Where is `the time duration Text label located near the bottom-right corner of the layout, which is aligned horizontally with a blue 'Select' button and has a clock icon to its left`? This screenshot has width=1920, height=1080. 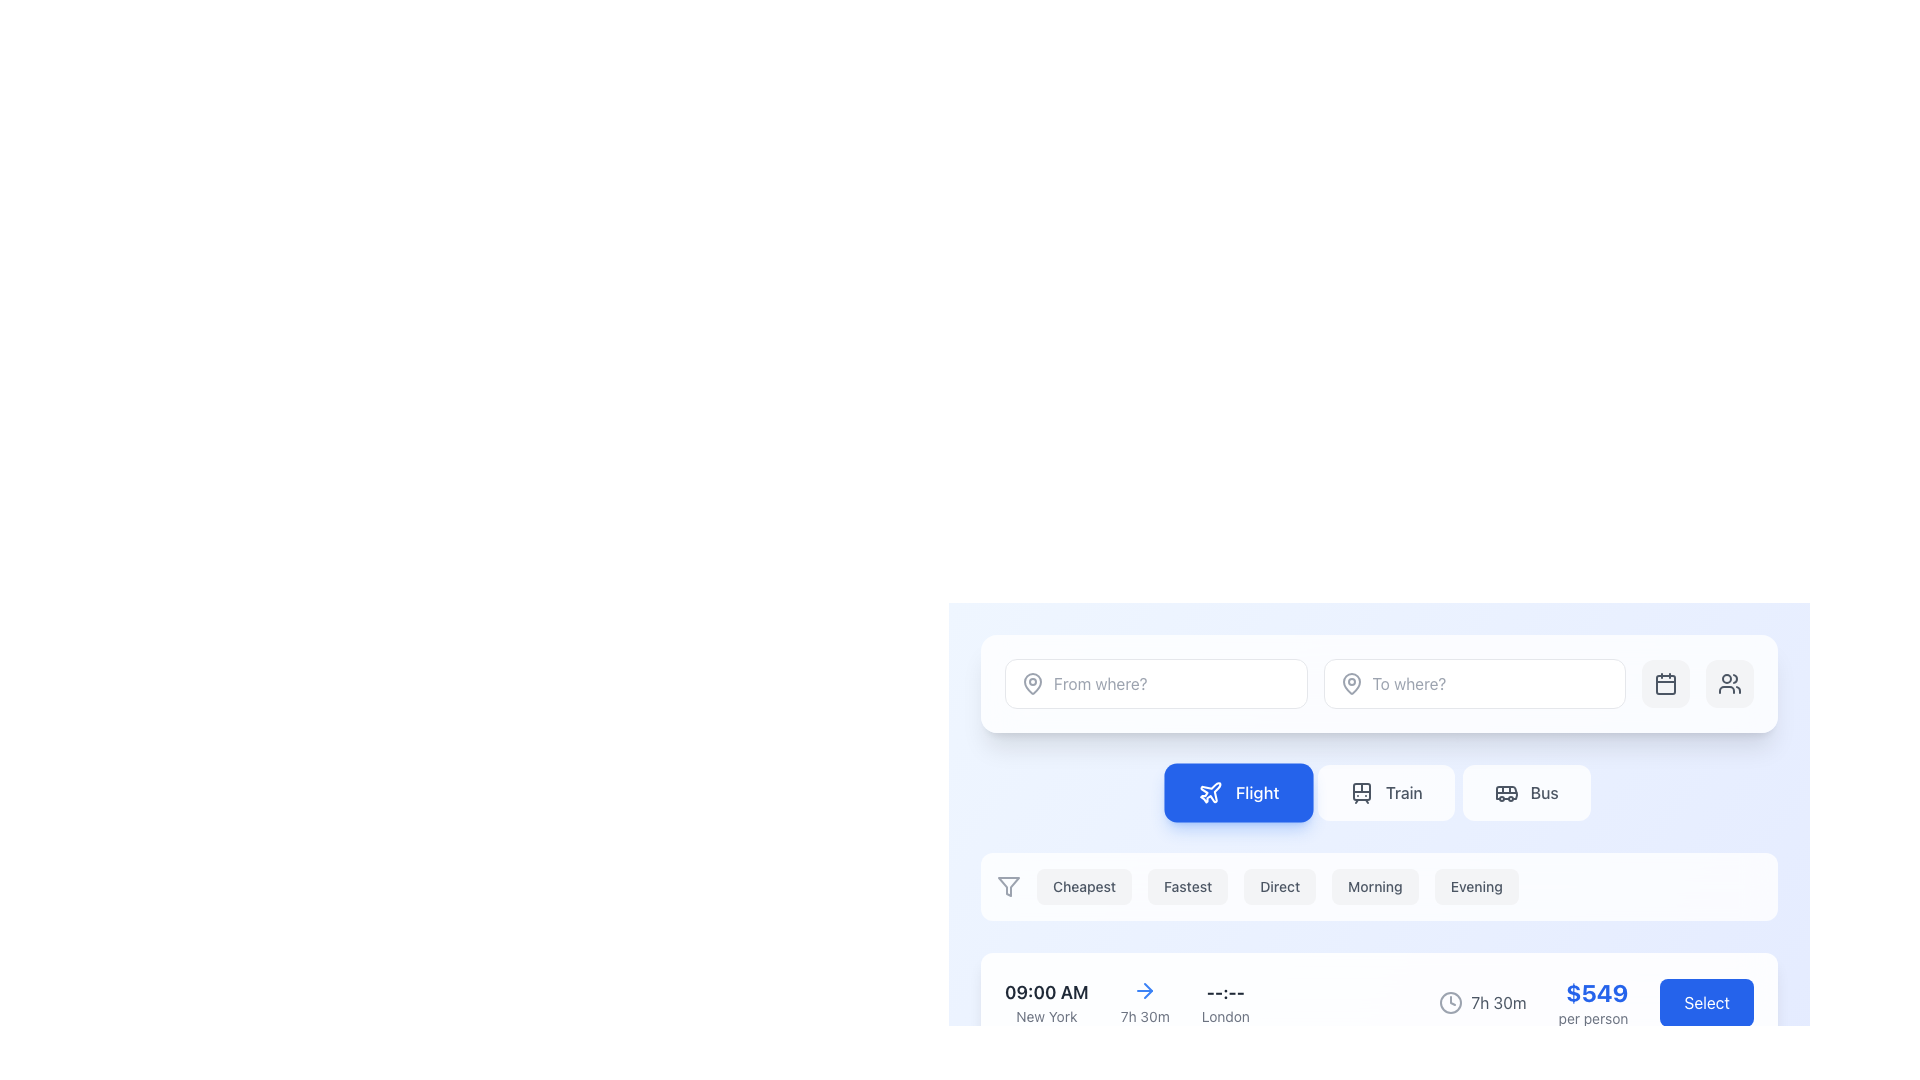
the time duration Text label located near the bottom-right corner of the layout, which is aligned horizontally with a blue 'Select' button and has a clock icon to its left is located at coordinates (1498, 1002).